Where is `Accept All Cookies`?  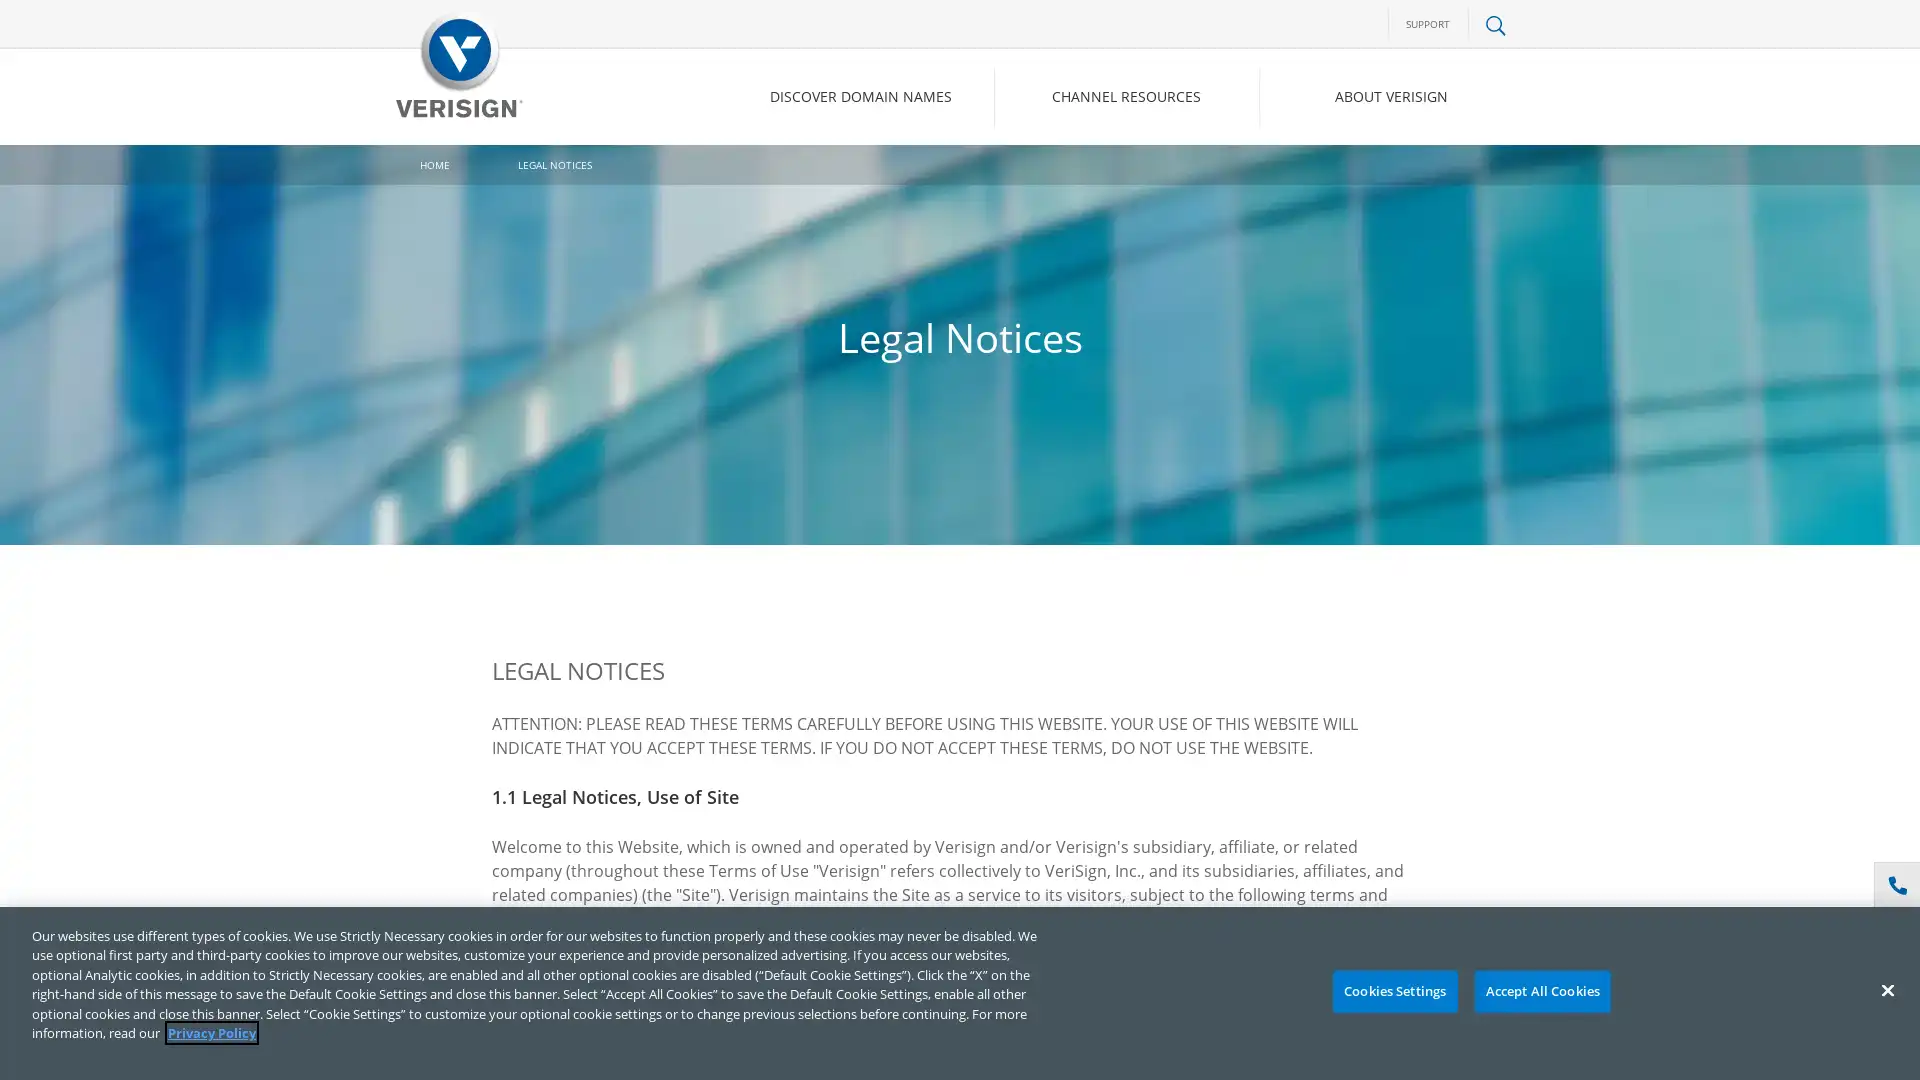
Accept All Cookies is located at coordinates (1541, 991).